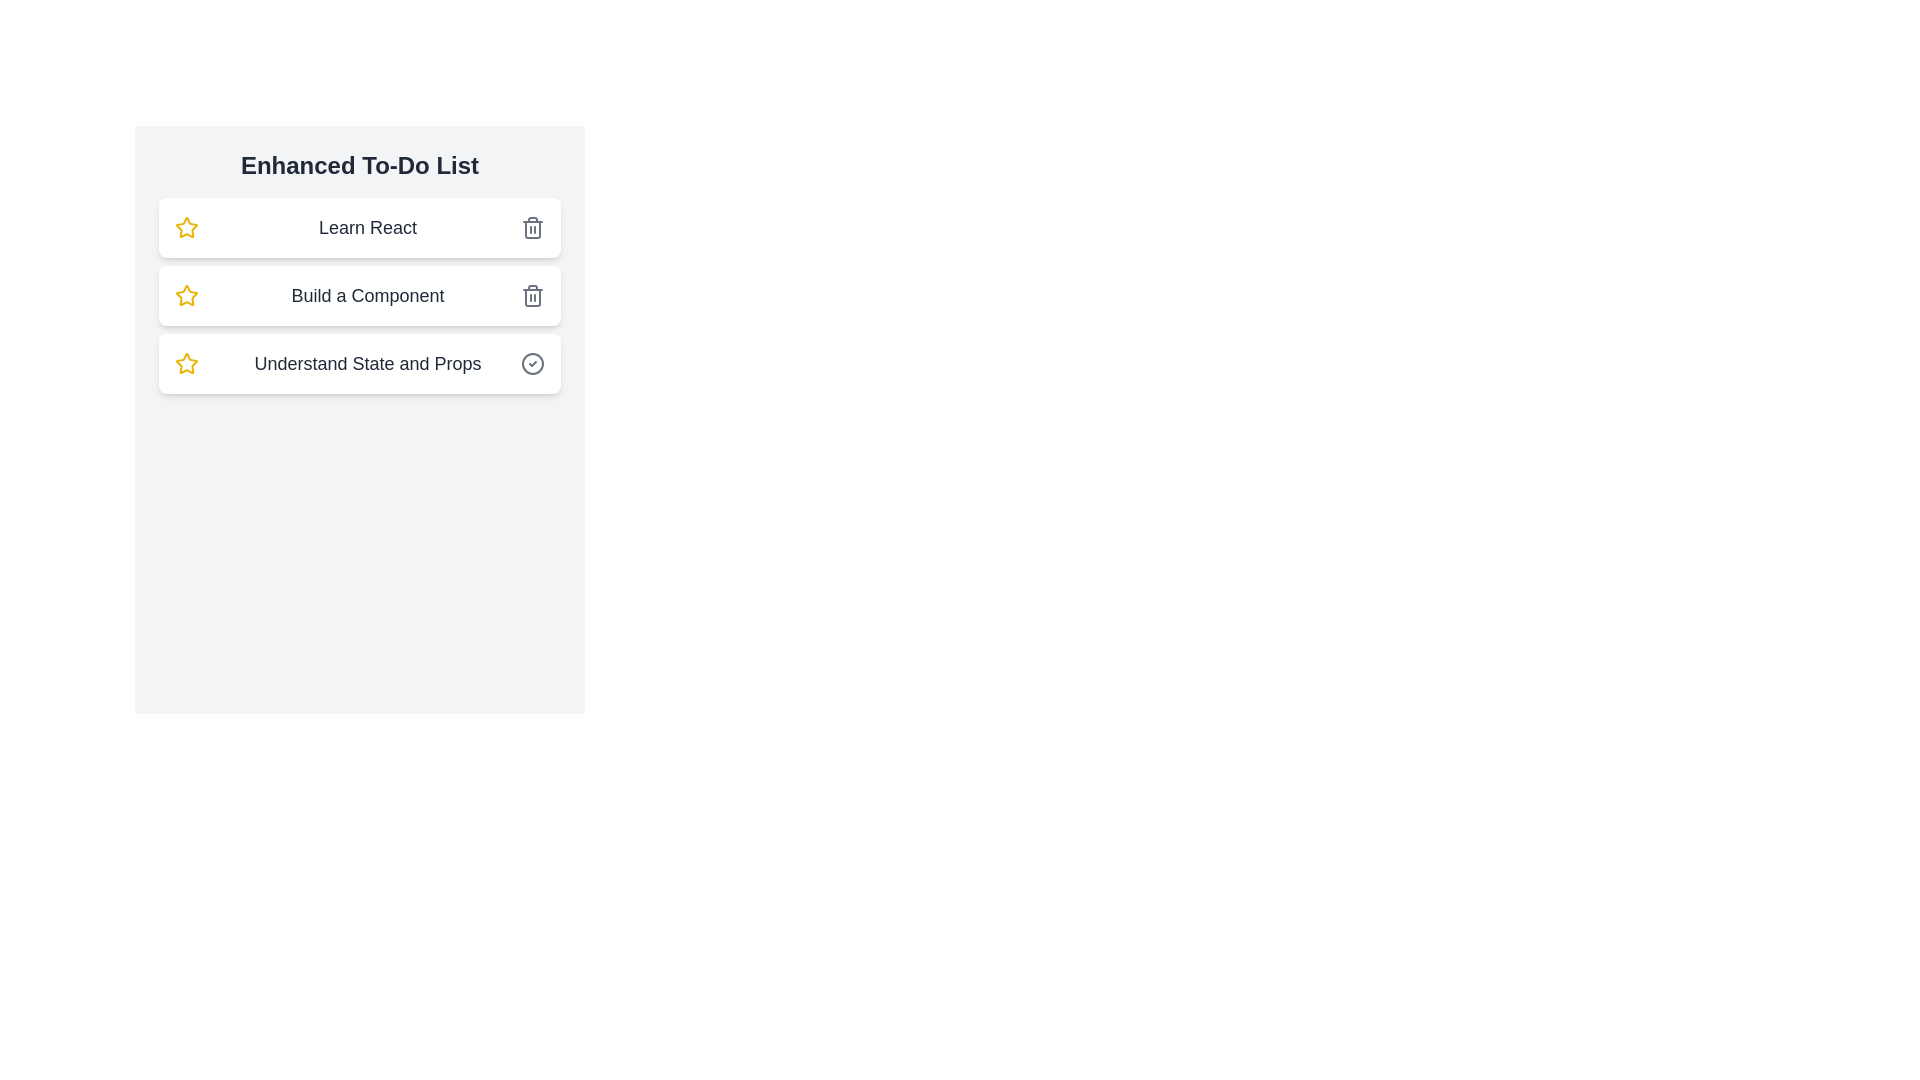  What do you see at coordinates (360, 363) in the screenshot?
I see `the static card titled 'Understand State and Props' which features a golden star icon on the left and a circular checkmark icon on the right, located at the bottom-most position in the 'Enhanced To-Do List'` at bounding box center [360, 363].